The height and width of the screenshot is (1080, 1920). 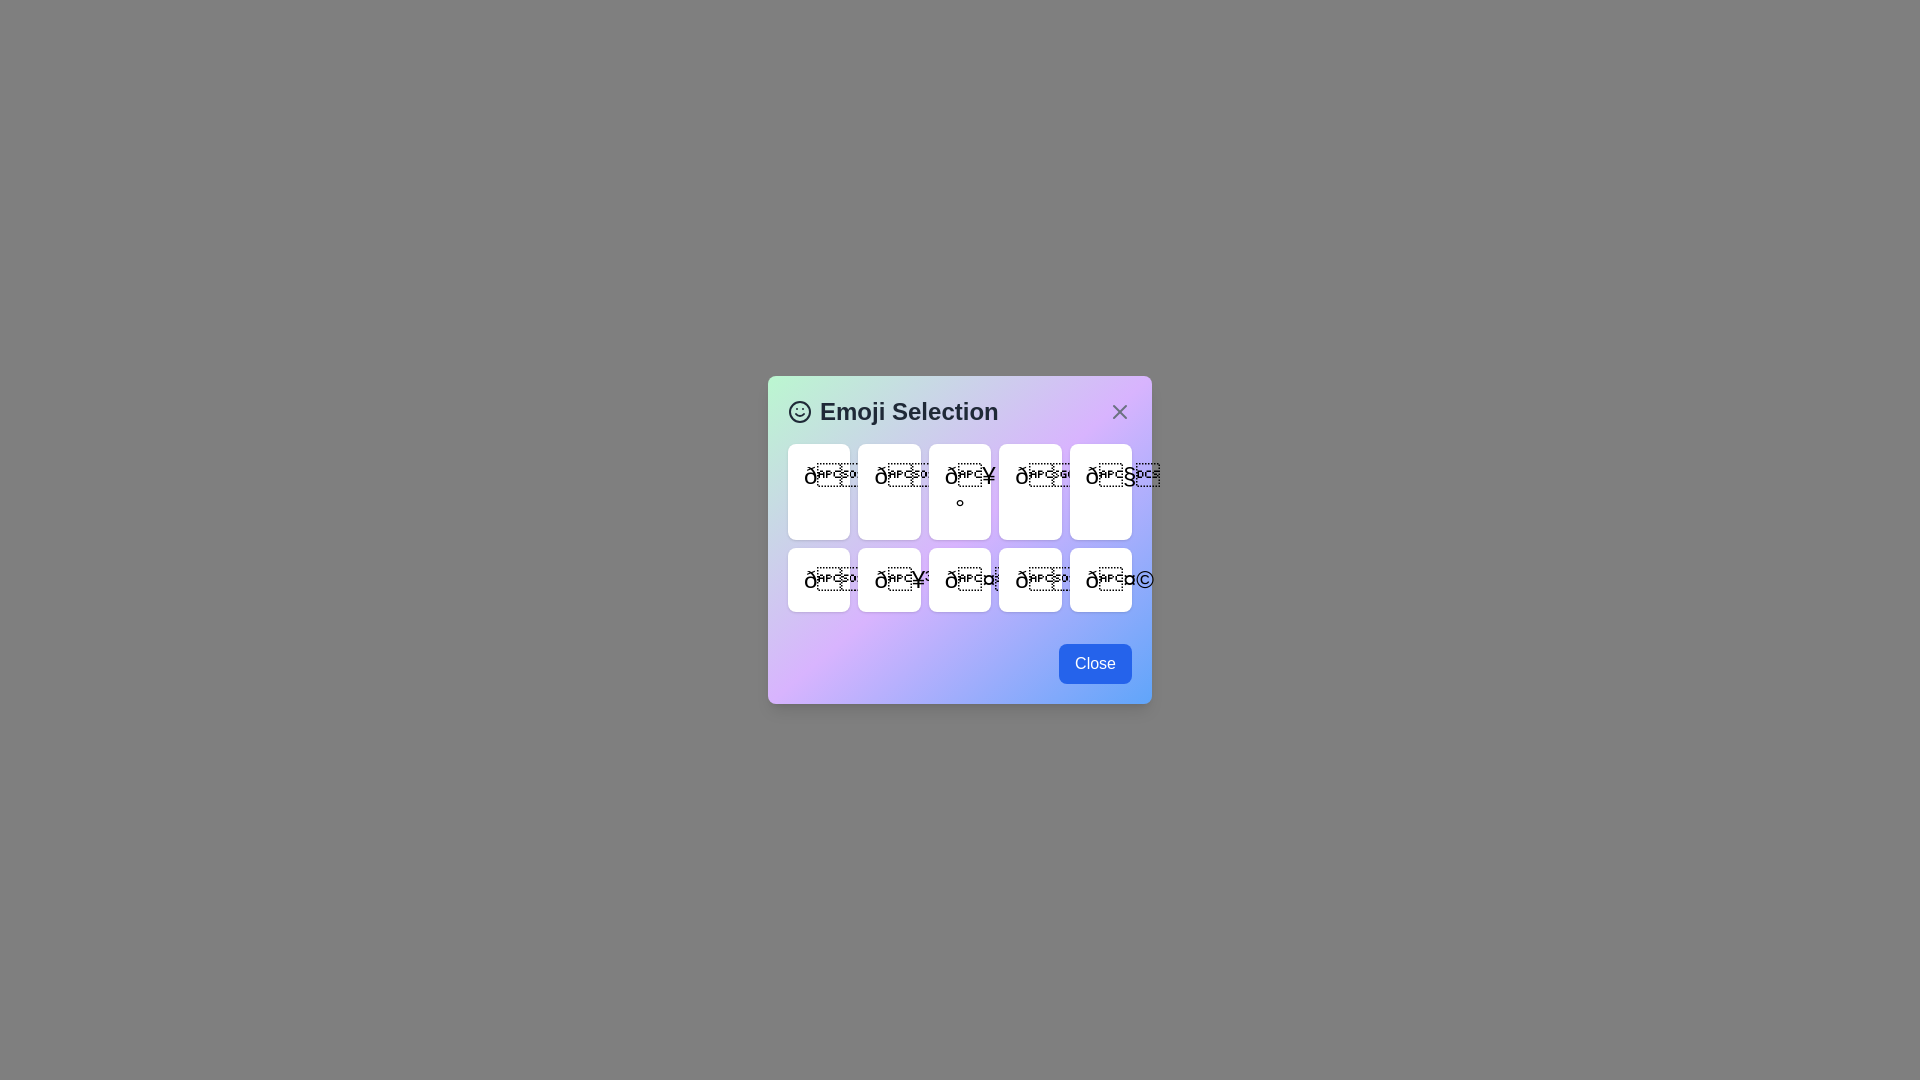 What do you see at coordinates (1094, 663) in the screenshot?
I see `the 'Close' button at the bottom-right of the dialog` at bounding box center [1094, 663].